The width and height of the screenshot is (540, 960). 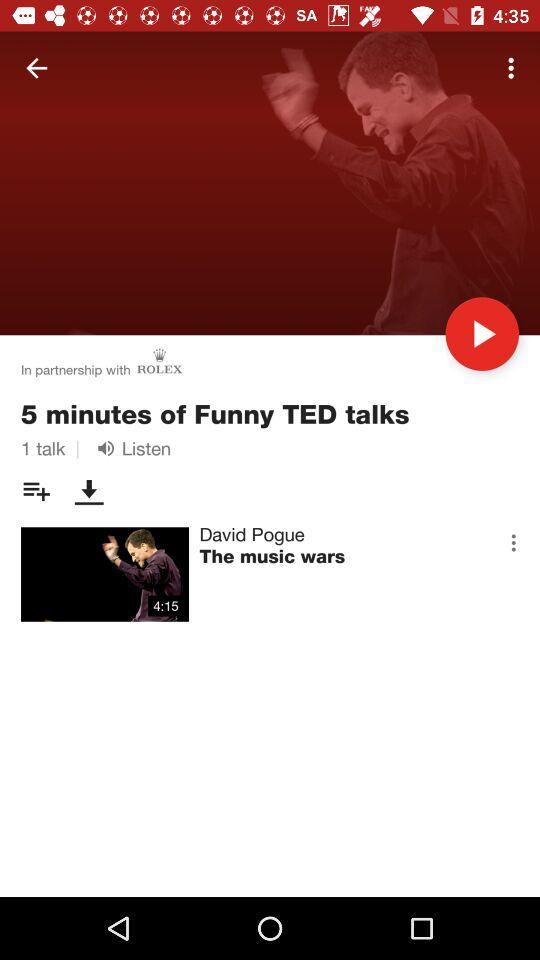 What do you see at coordinates (130, 448) in the screenshot?
I see `item next to the |` at bounding box center [130, 448].